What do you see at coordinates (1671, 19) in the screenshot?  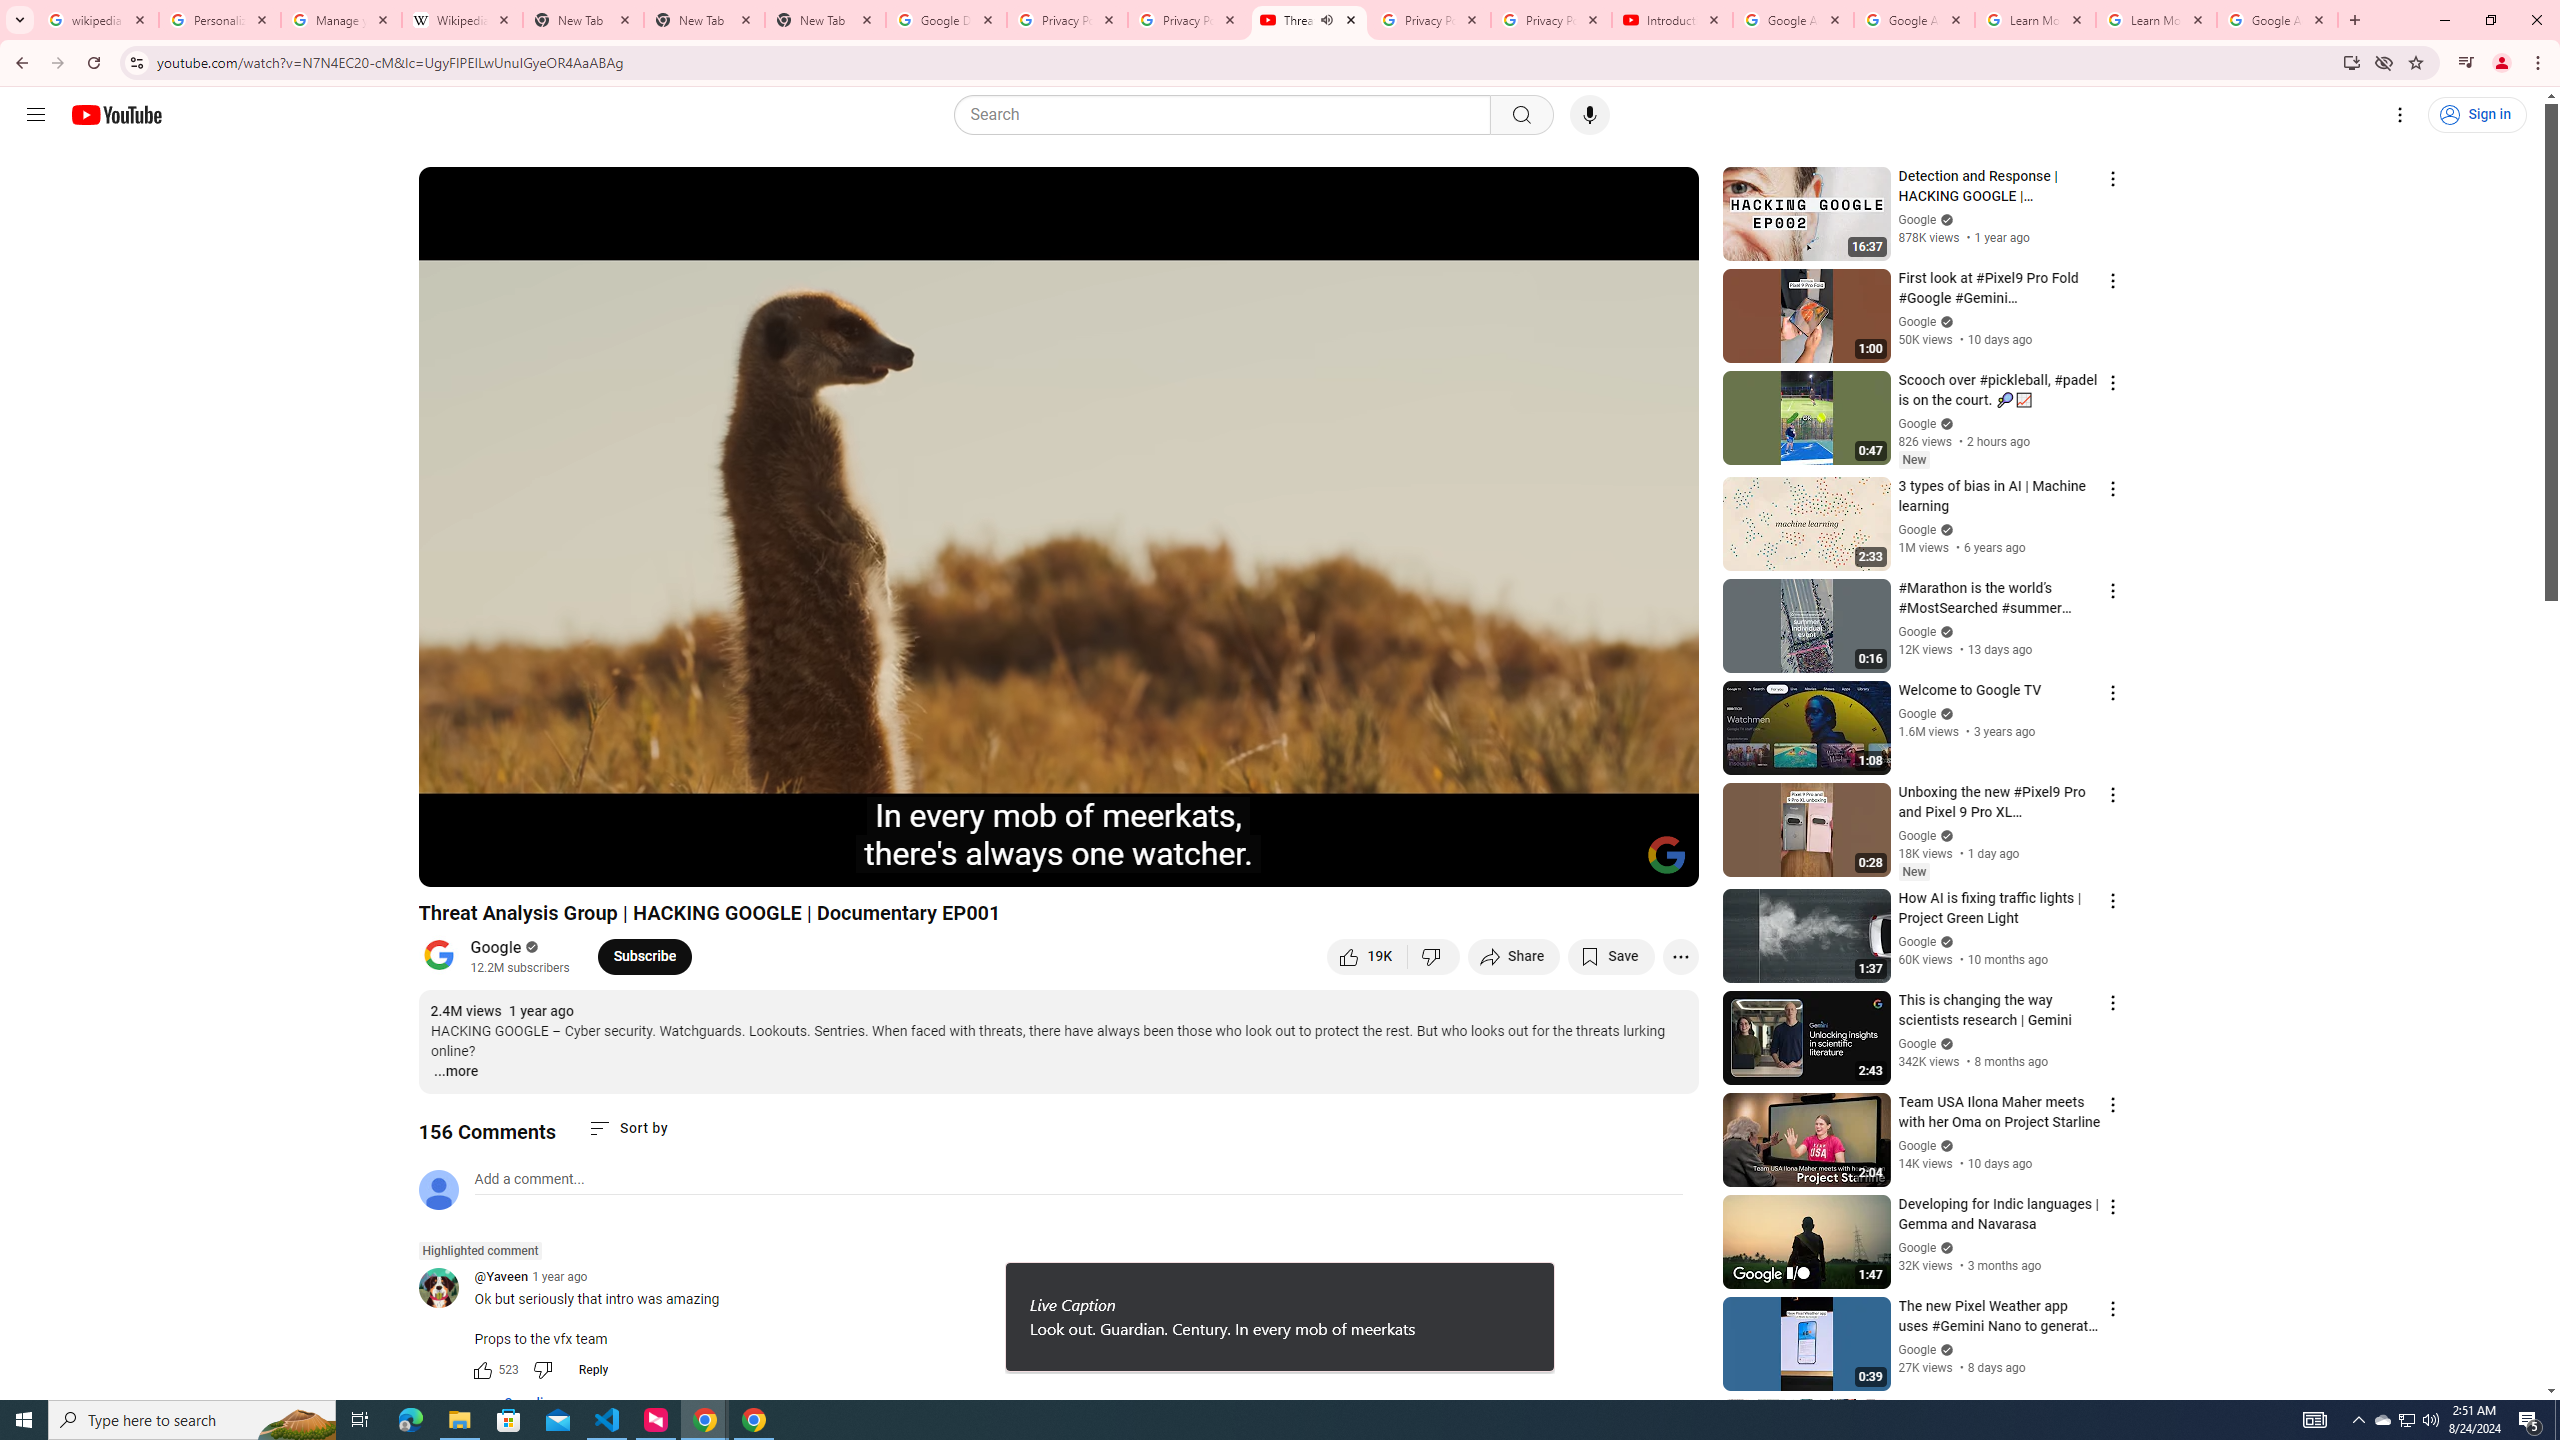 I see `'Introduction | Google Privacy Policy - YouTube'` at bounding box center [1671, 19].